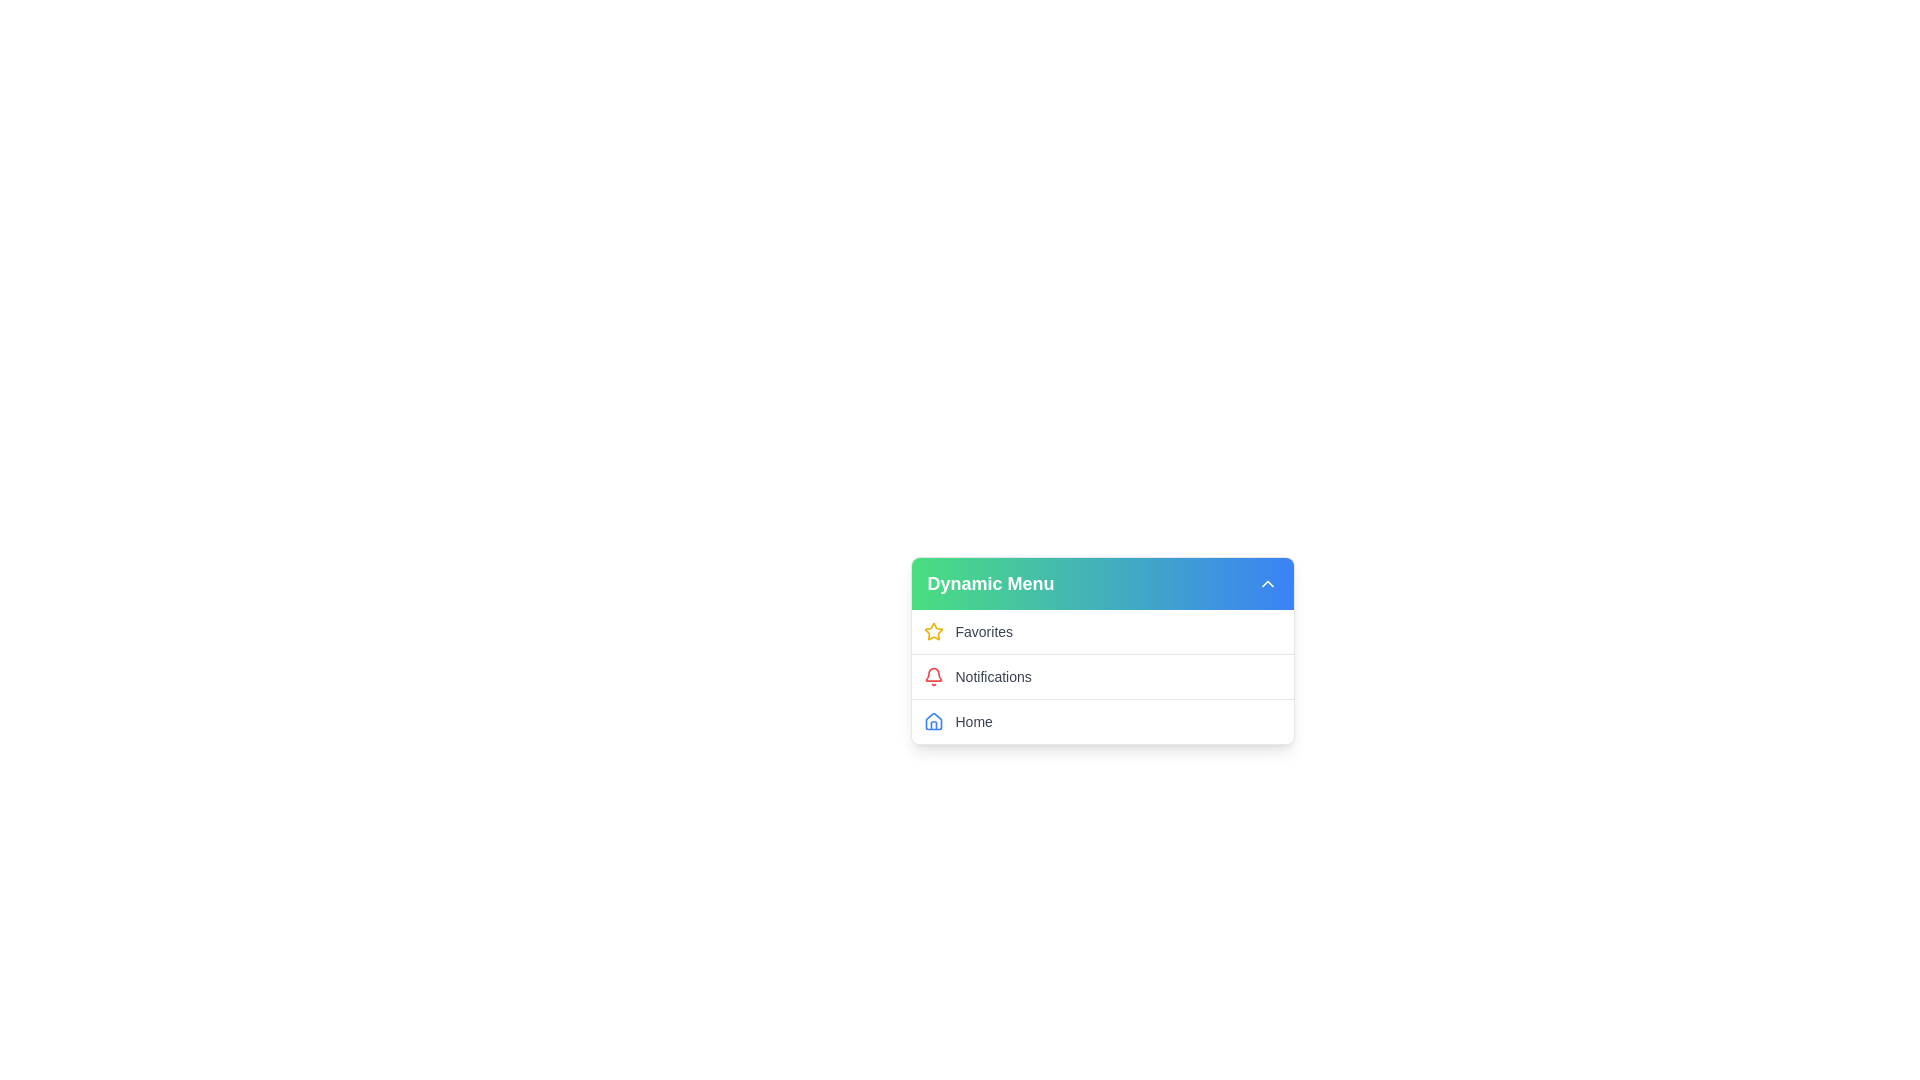  What do you see at coordinates (1101, 632) in the screenshot?
I see `the menu item Favorites to trigger its hover effect` at bounding box center [1101, 632].